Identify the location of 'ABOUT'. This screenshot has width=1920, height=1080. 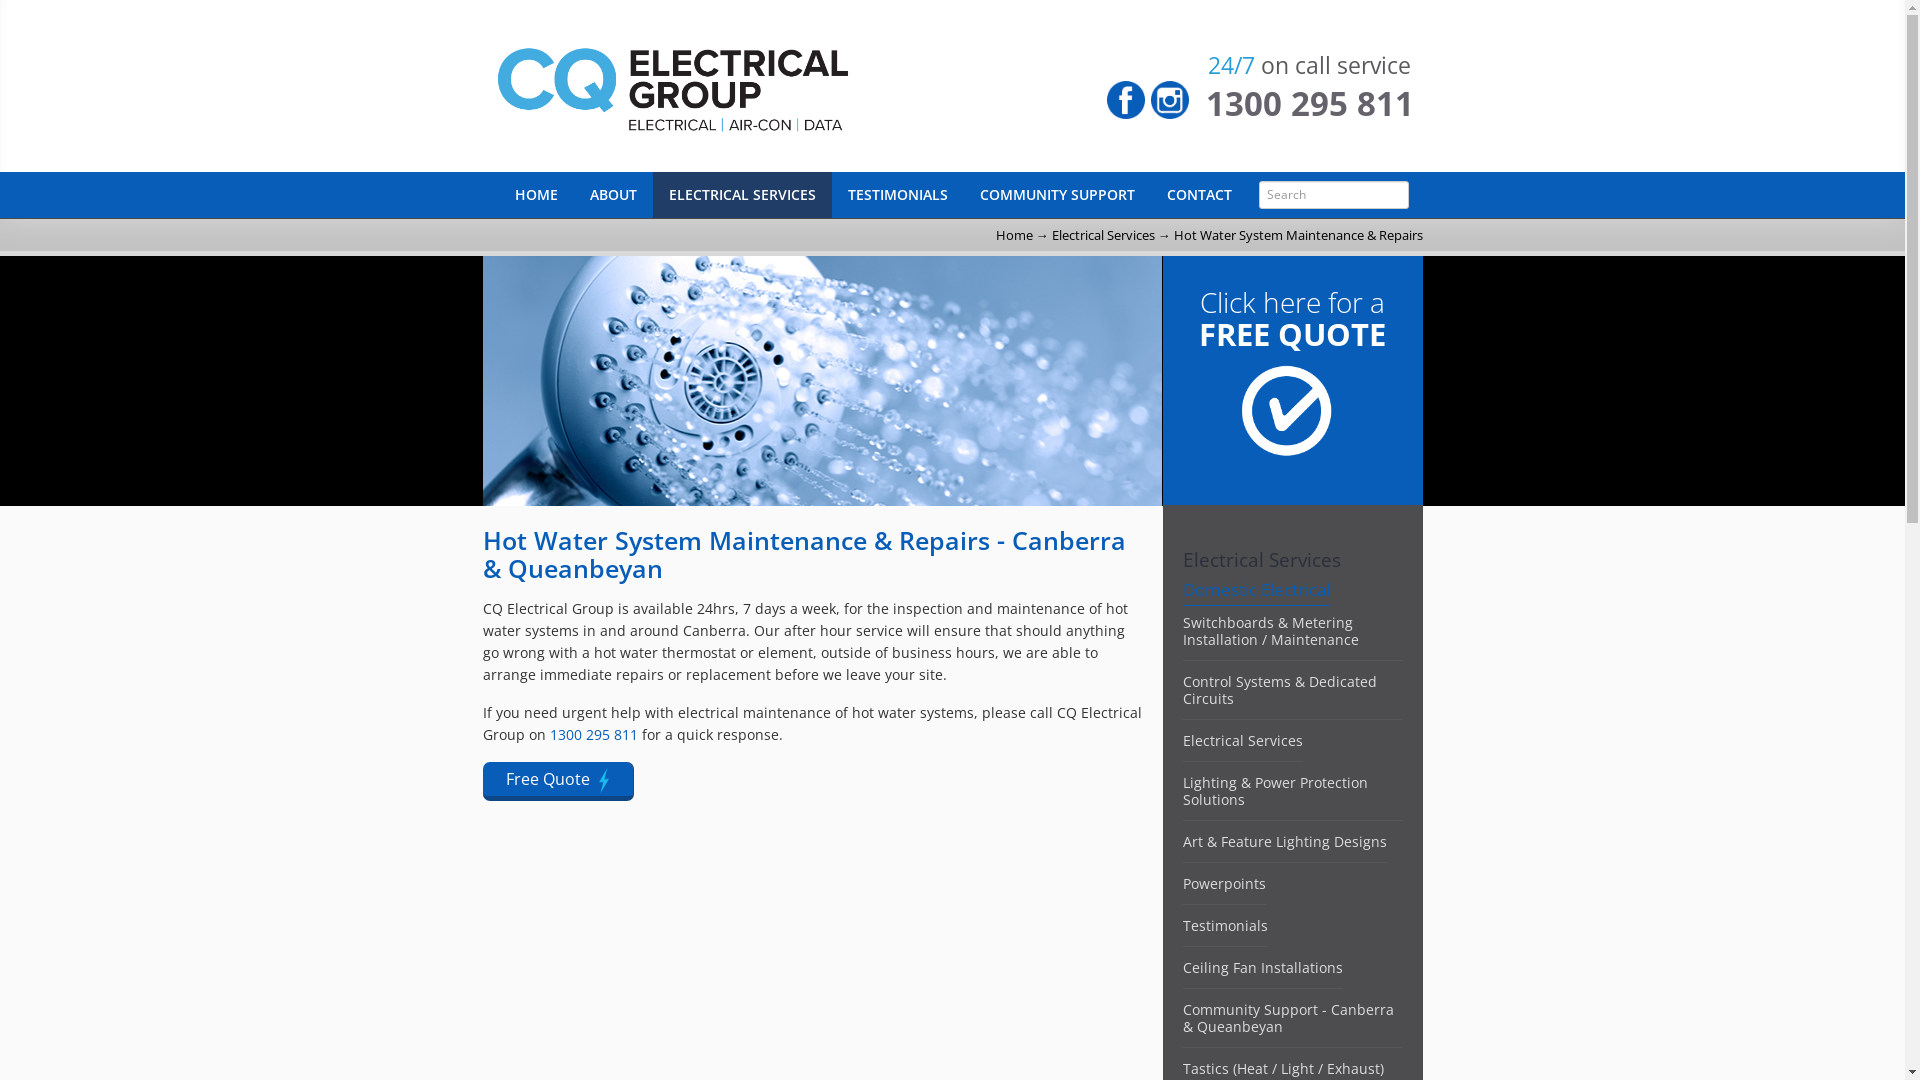
(612, 195).